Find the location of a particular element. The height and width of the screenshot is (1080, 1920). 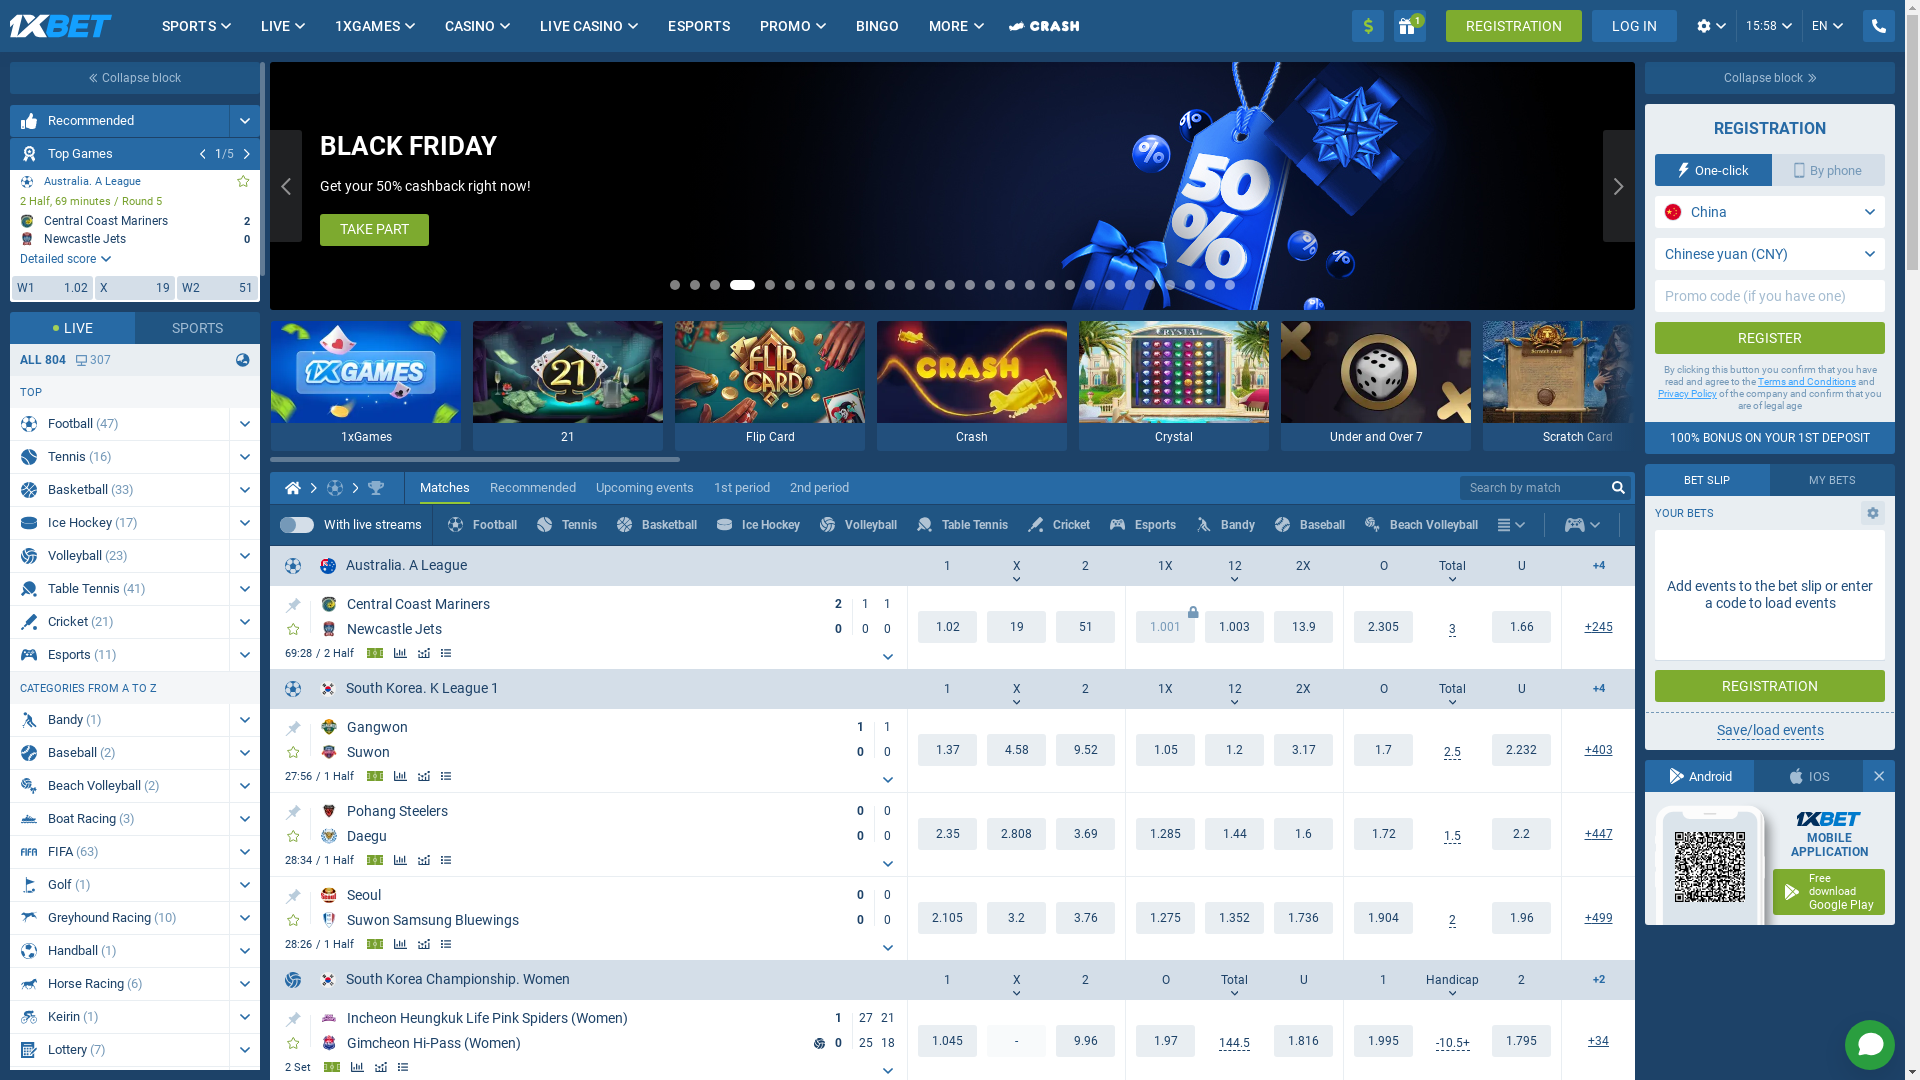

'403' is located at coordinates (1597, 750).